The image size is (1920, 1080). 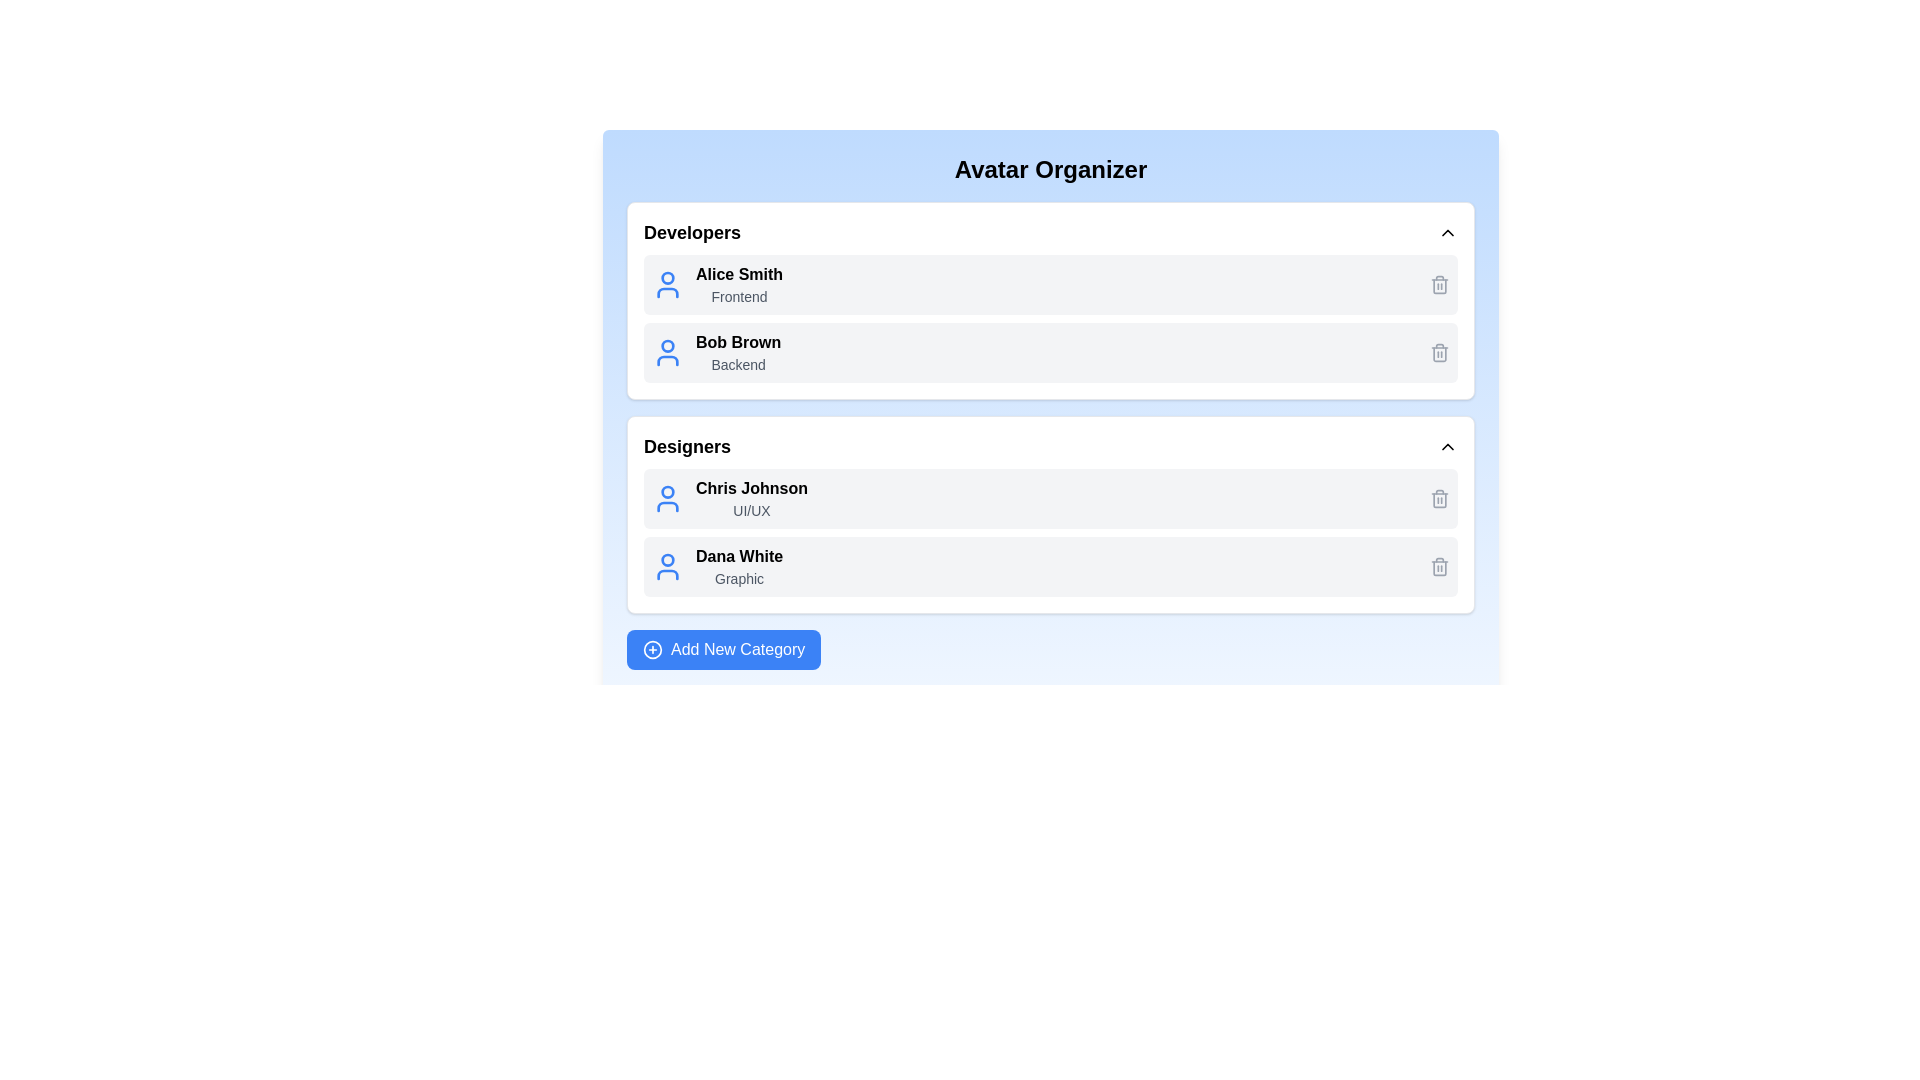 I want to click on lower portion of the avatar icon for 'Bob Brown' in the 'Developers' section using developer tools, so click(x=667, y=361).